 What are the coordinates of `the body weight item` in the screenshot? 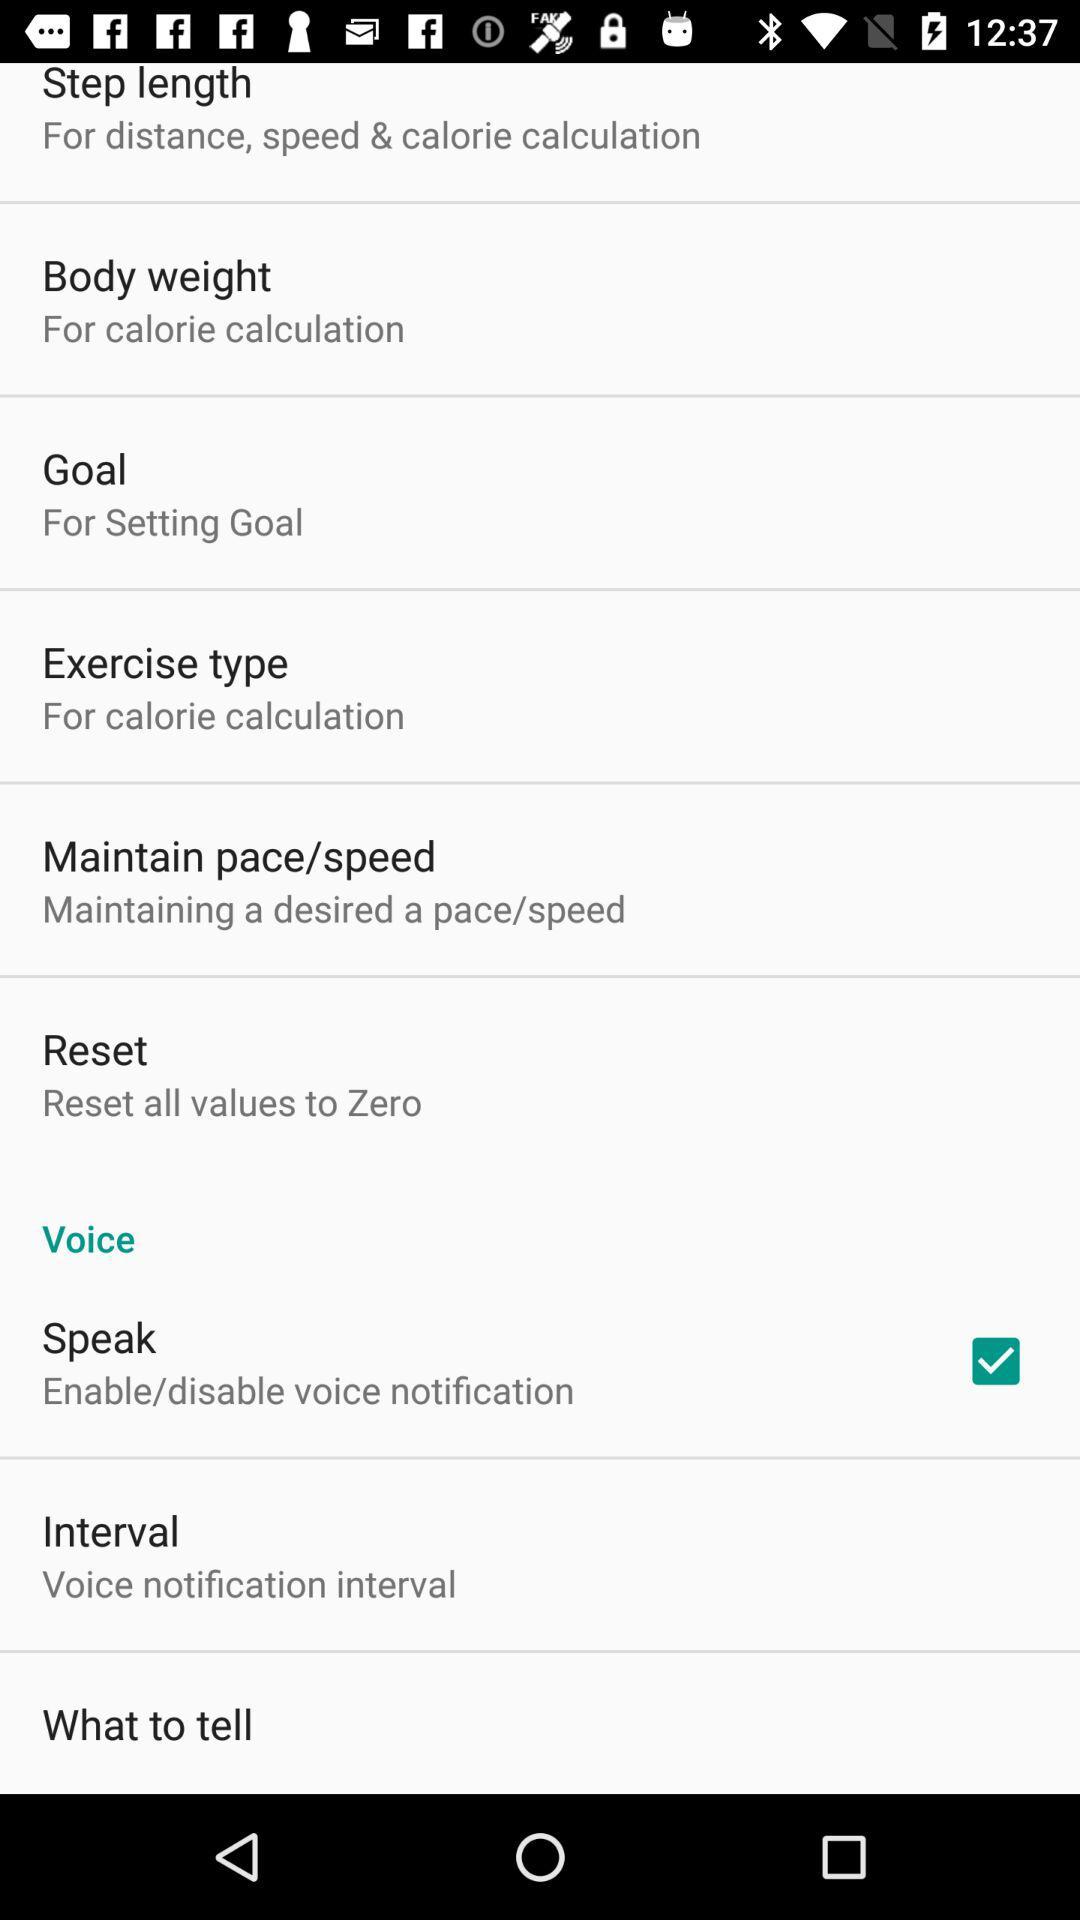 It's located at (155, 273).